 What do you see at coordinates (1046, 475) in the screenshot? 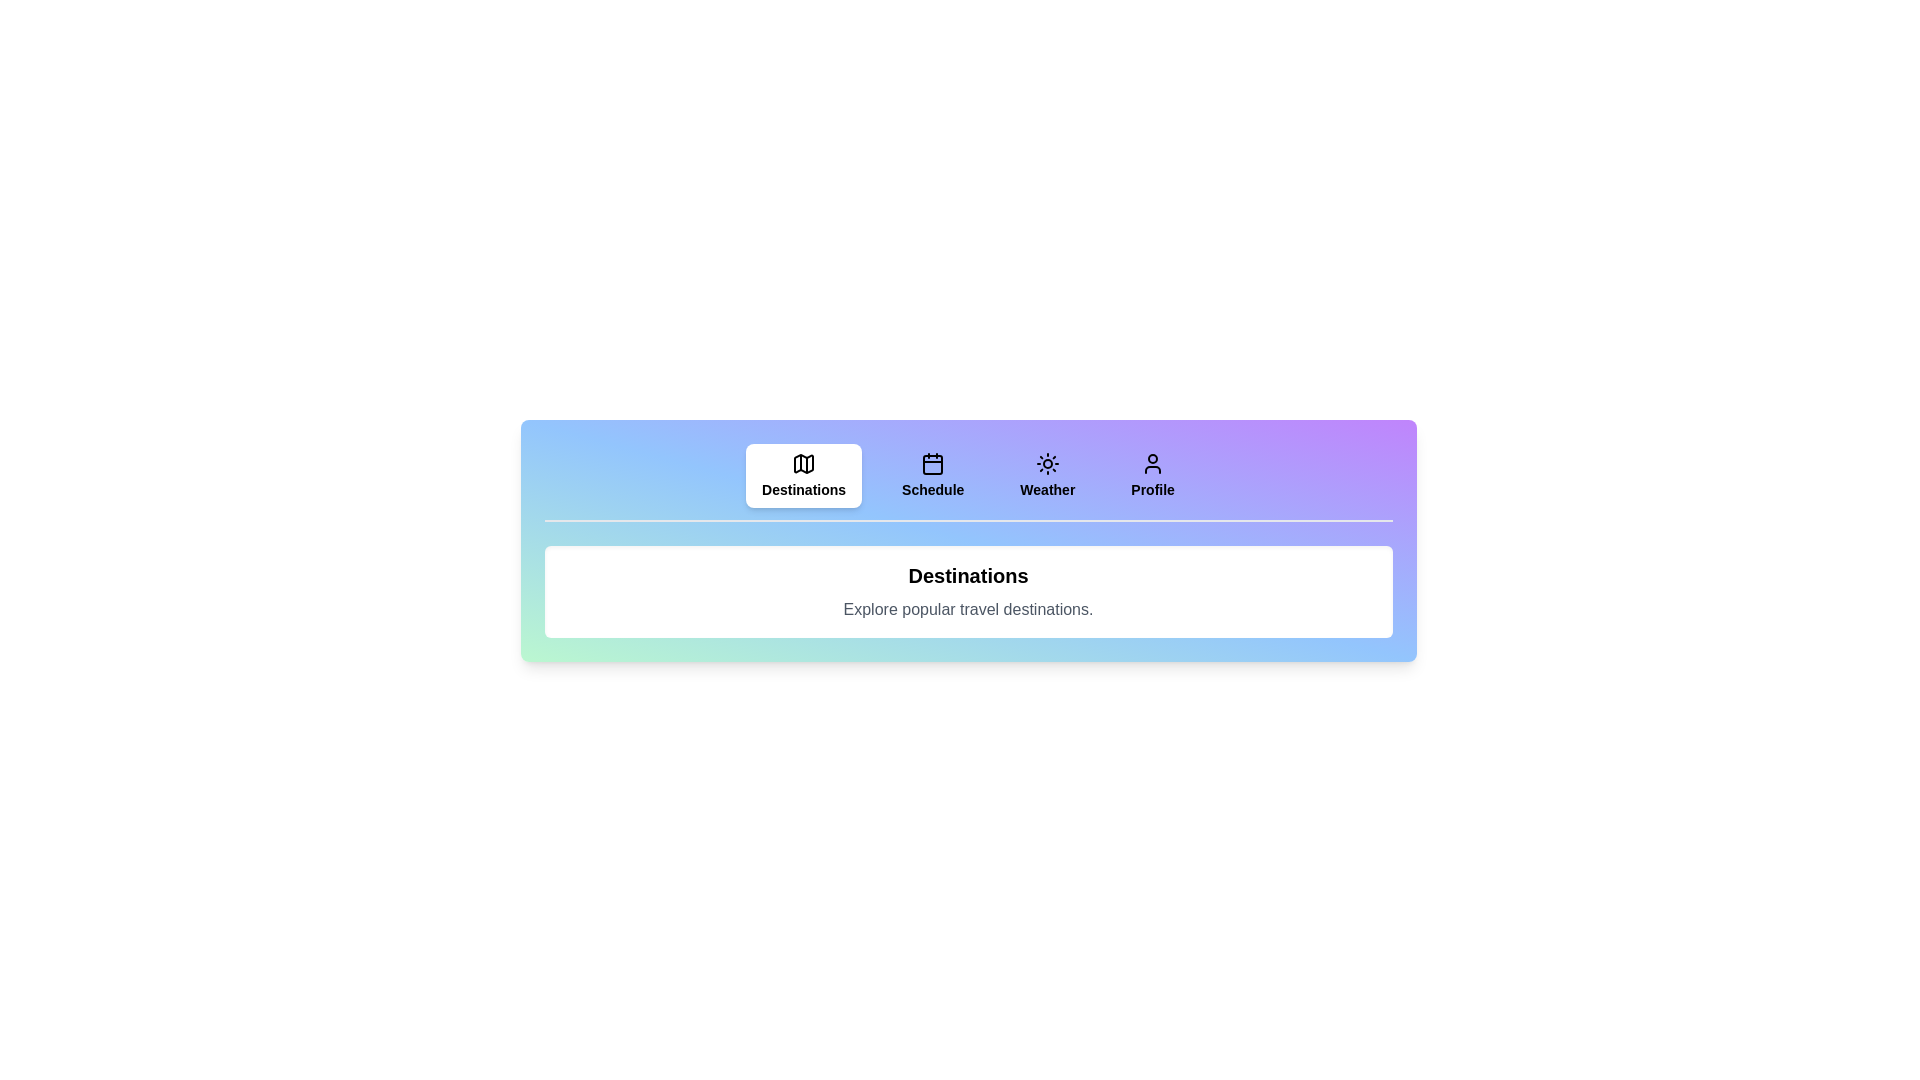
I see `the Weather tab to see its hover effect` at bounding box center [1046, 475].